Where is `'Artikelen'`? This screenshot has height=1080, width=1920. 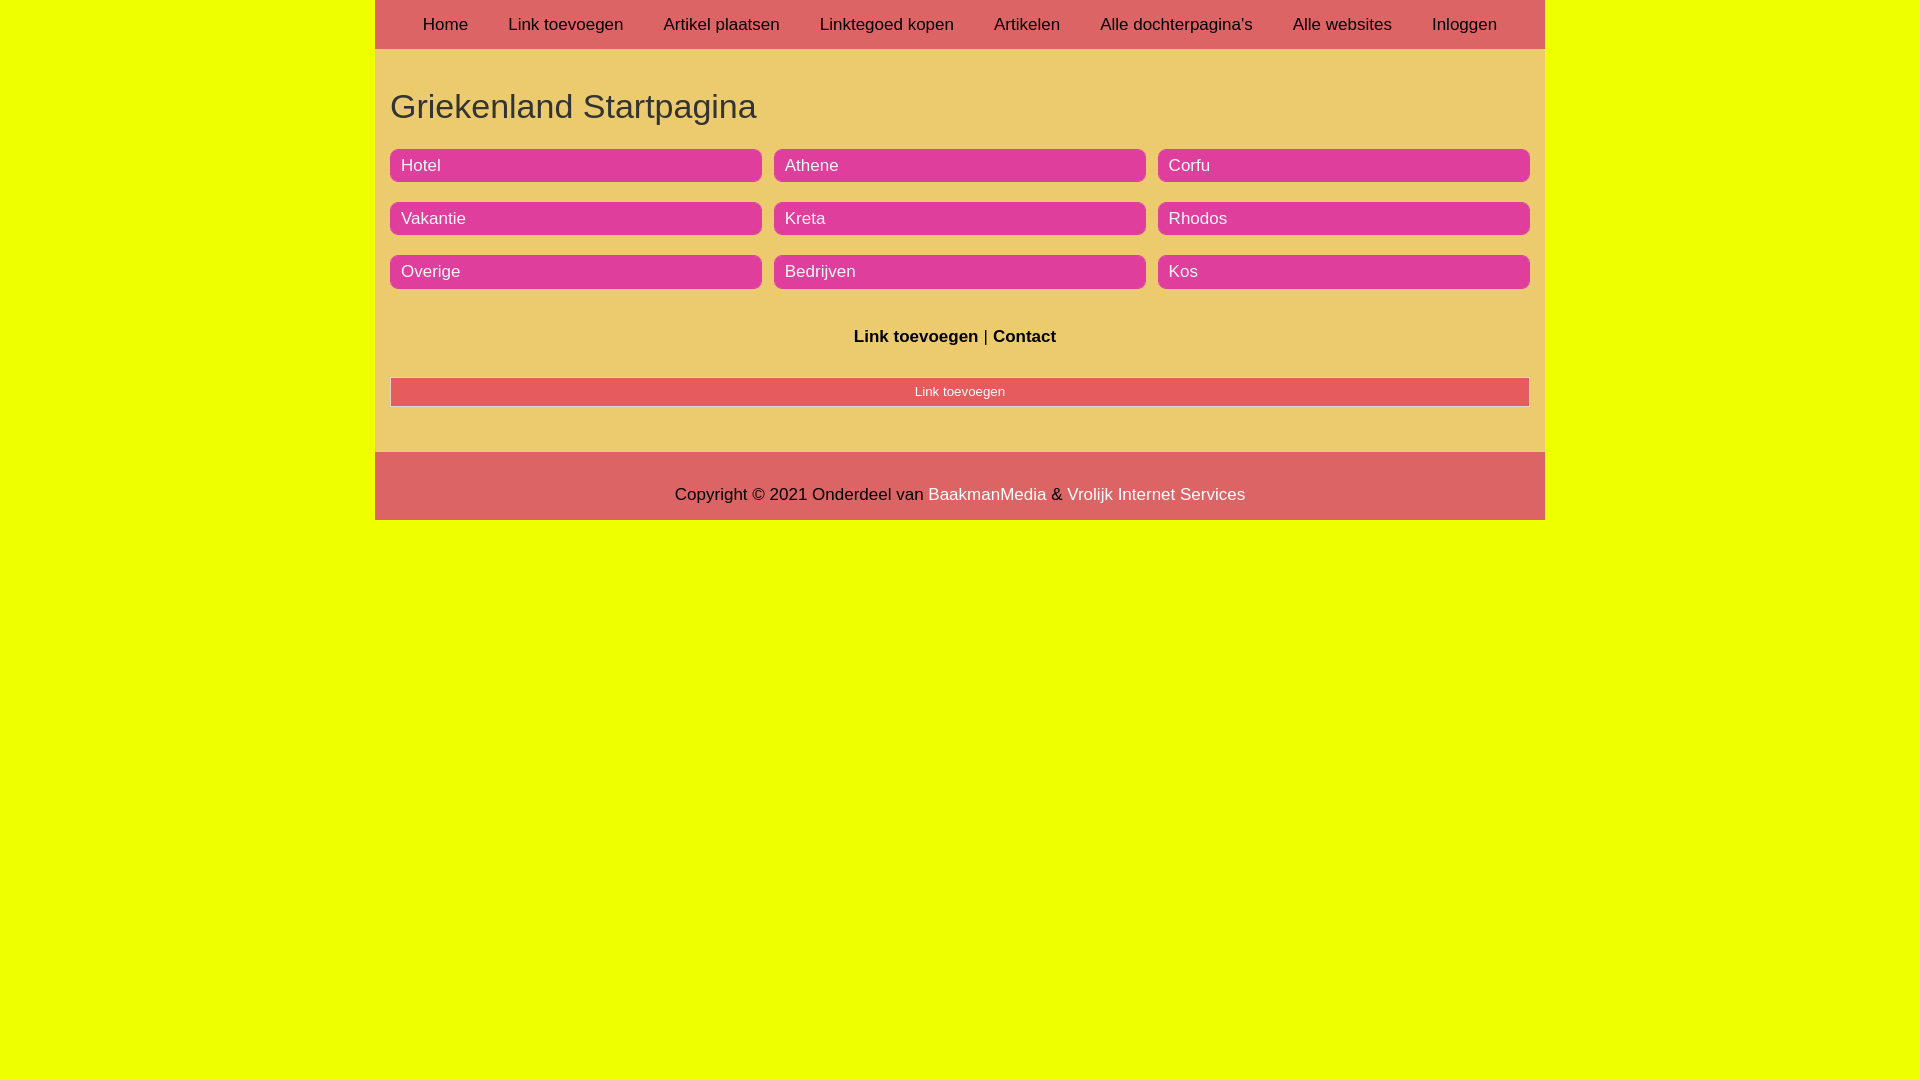
'Artikelen' is located at coordinates (1027, 24).